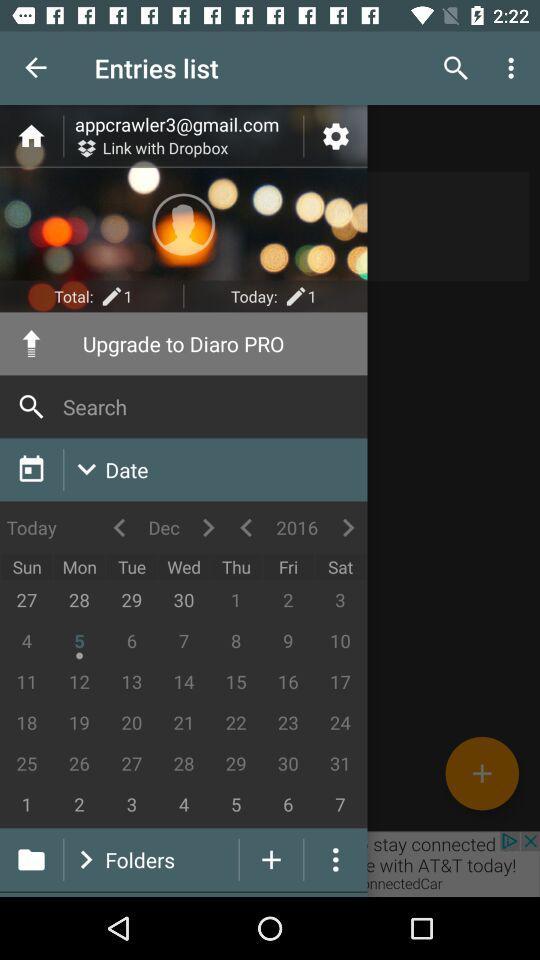  Describe the element at coordinates (26, 805) in the screenshot. I see `1 shown below 25 at the bottom left corner` at that location.